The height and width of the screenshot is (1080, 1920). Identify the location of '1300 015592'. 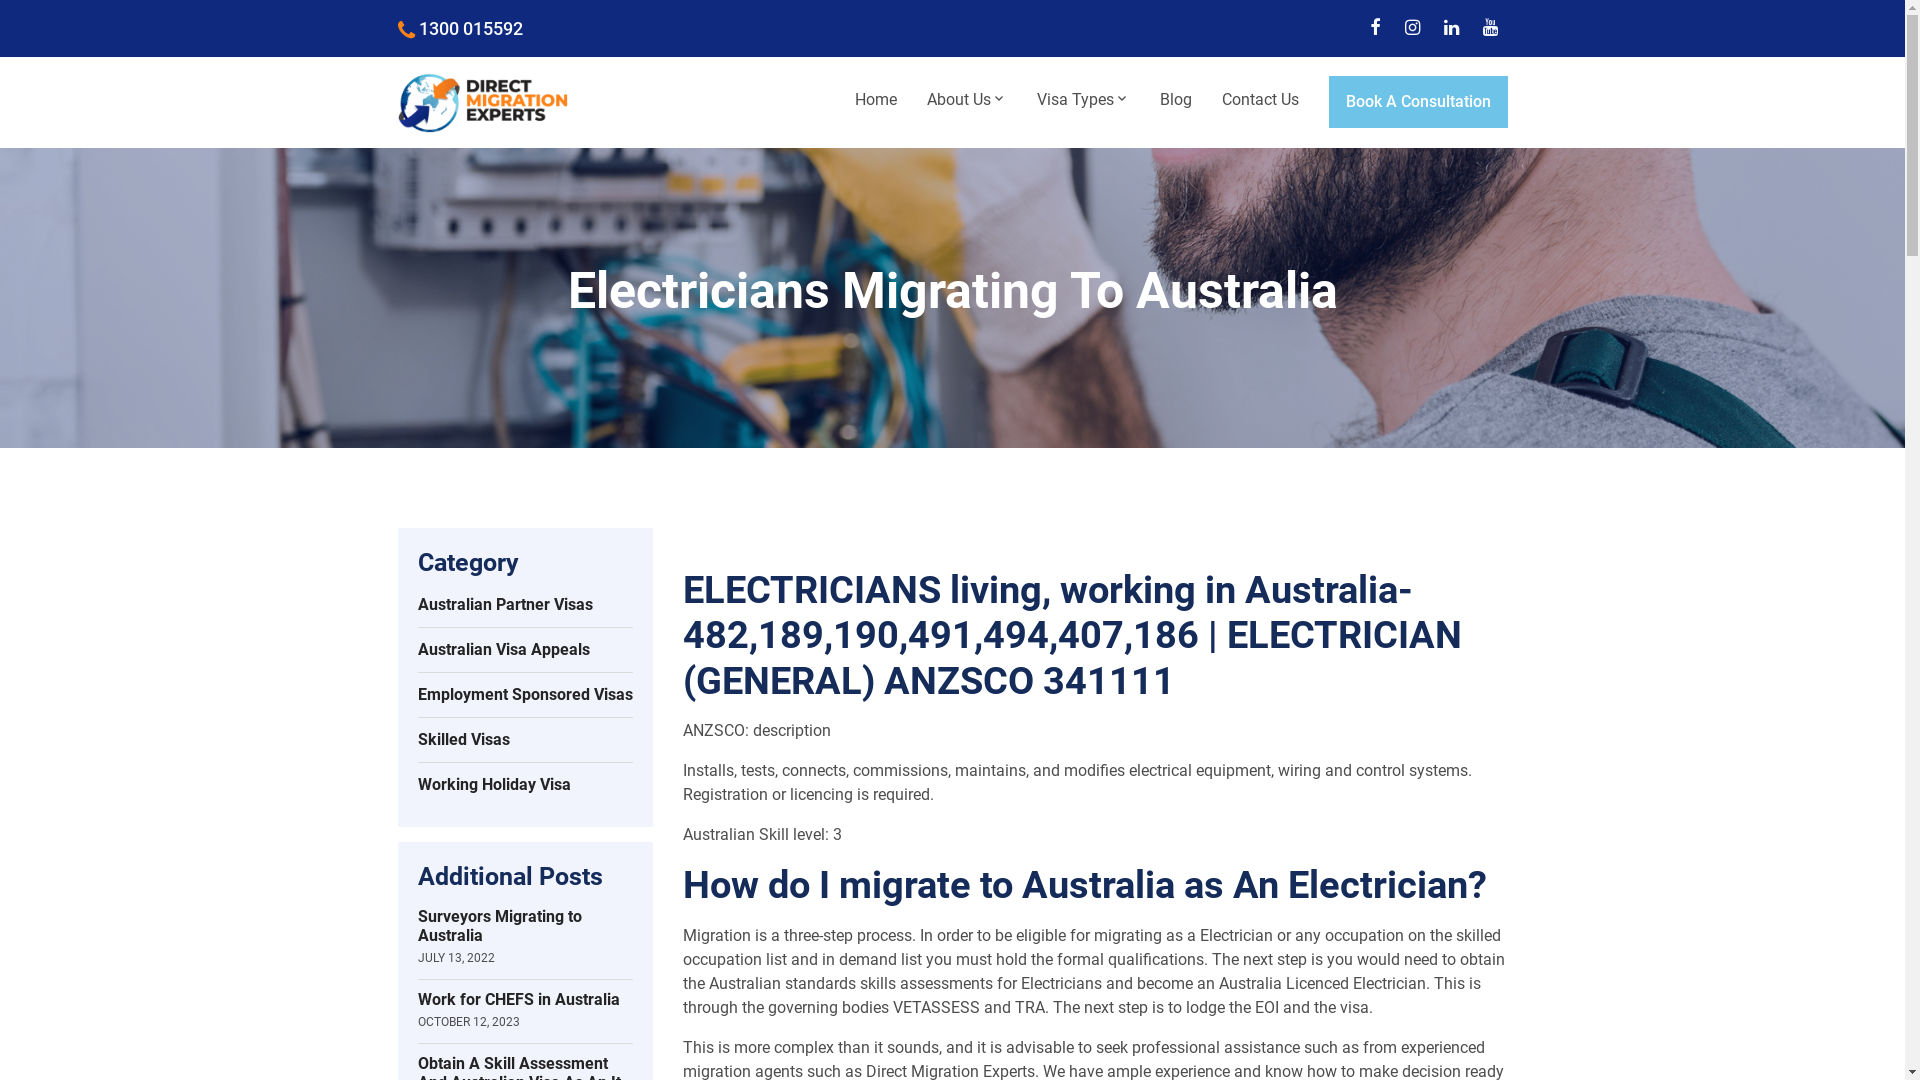
(398, 28).